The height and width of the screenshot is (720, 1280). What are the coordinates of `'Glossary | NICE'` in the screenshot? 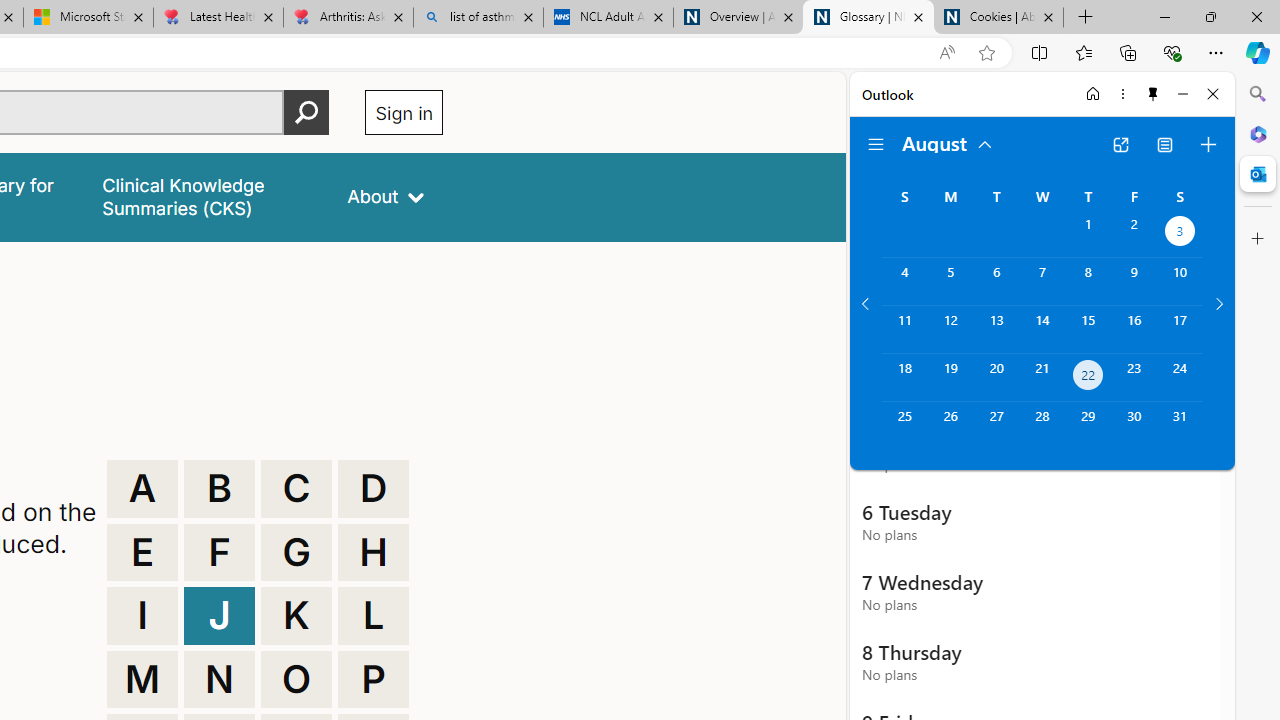 It's located at (868, 17).